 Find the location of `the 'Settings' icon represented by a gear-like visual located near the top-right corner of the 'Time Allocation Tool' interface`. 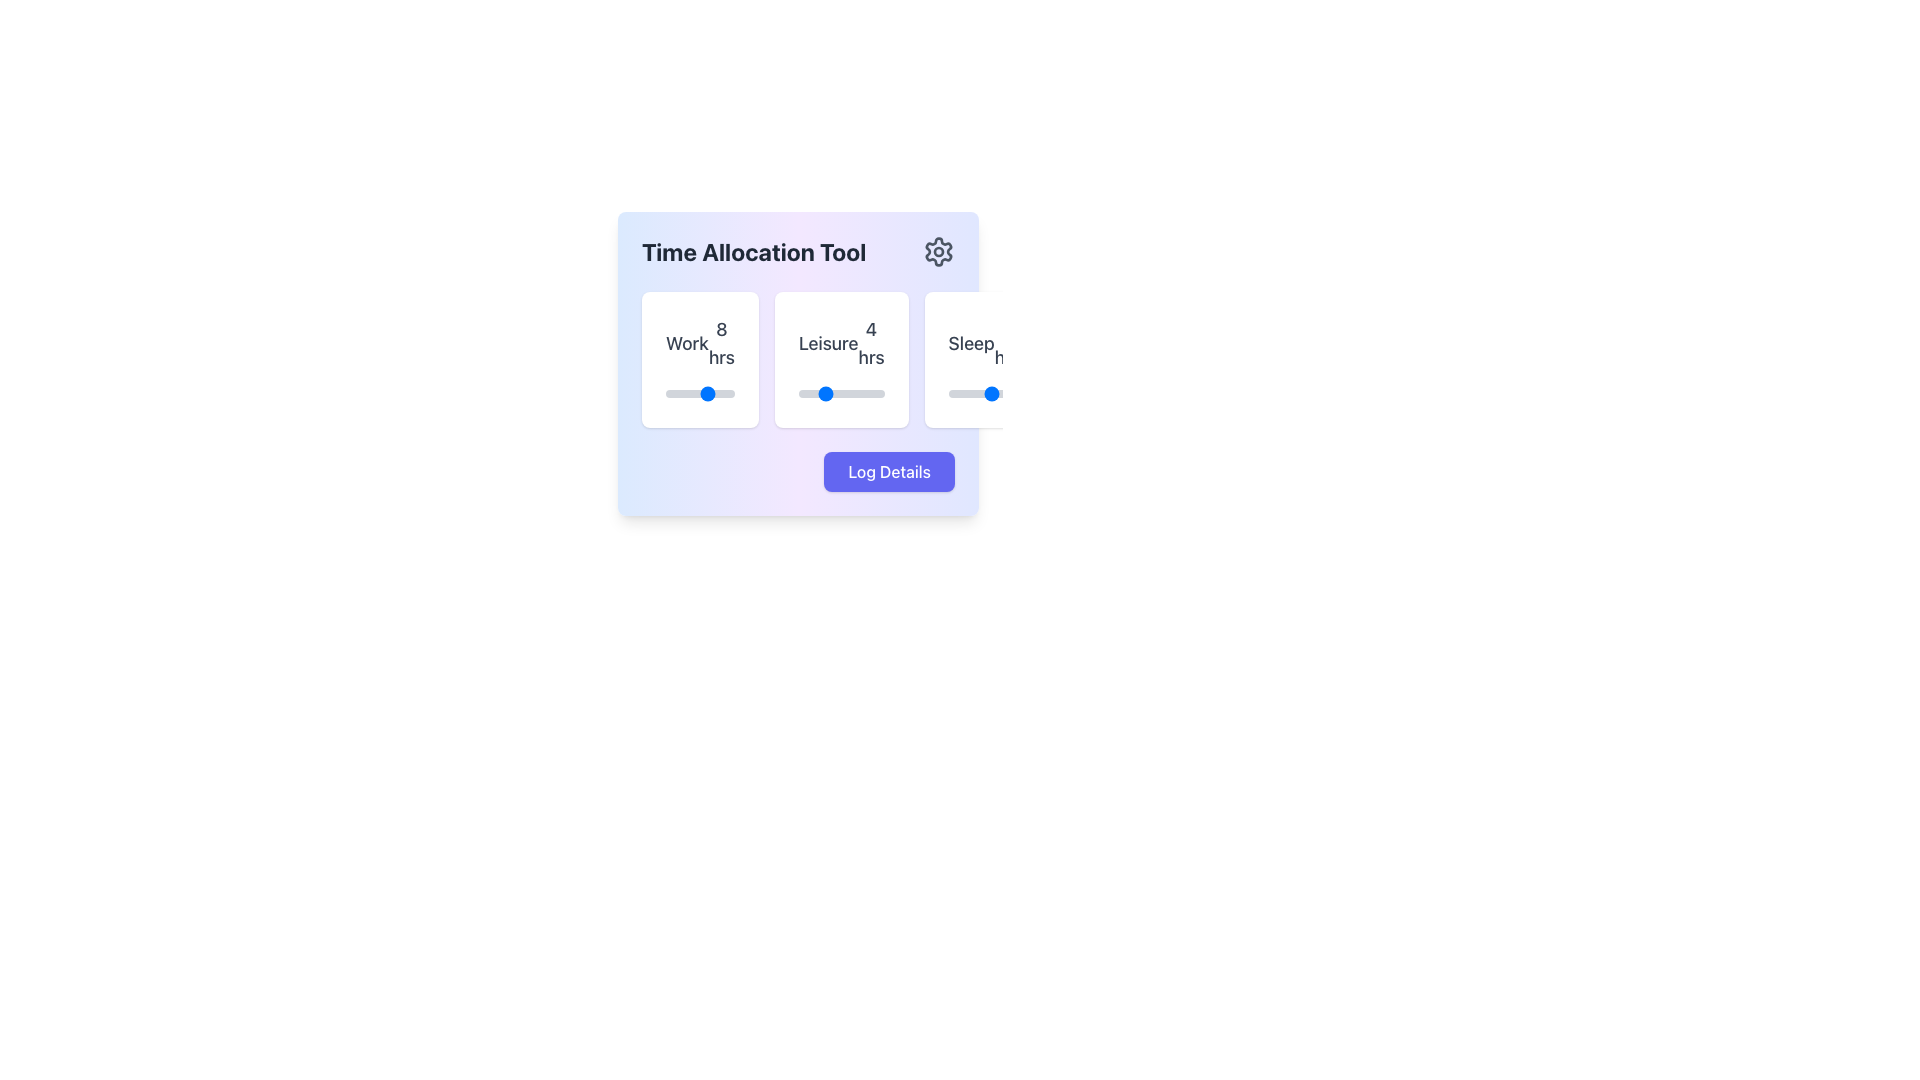

the 'Settings' icon represented by a gear-like visual located near the top-right corner of the 'Time Allocation Tool' interface is located at coordinates (938, 250).